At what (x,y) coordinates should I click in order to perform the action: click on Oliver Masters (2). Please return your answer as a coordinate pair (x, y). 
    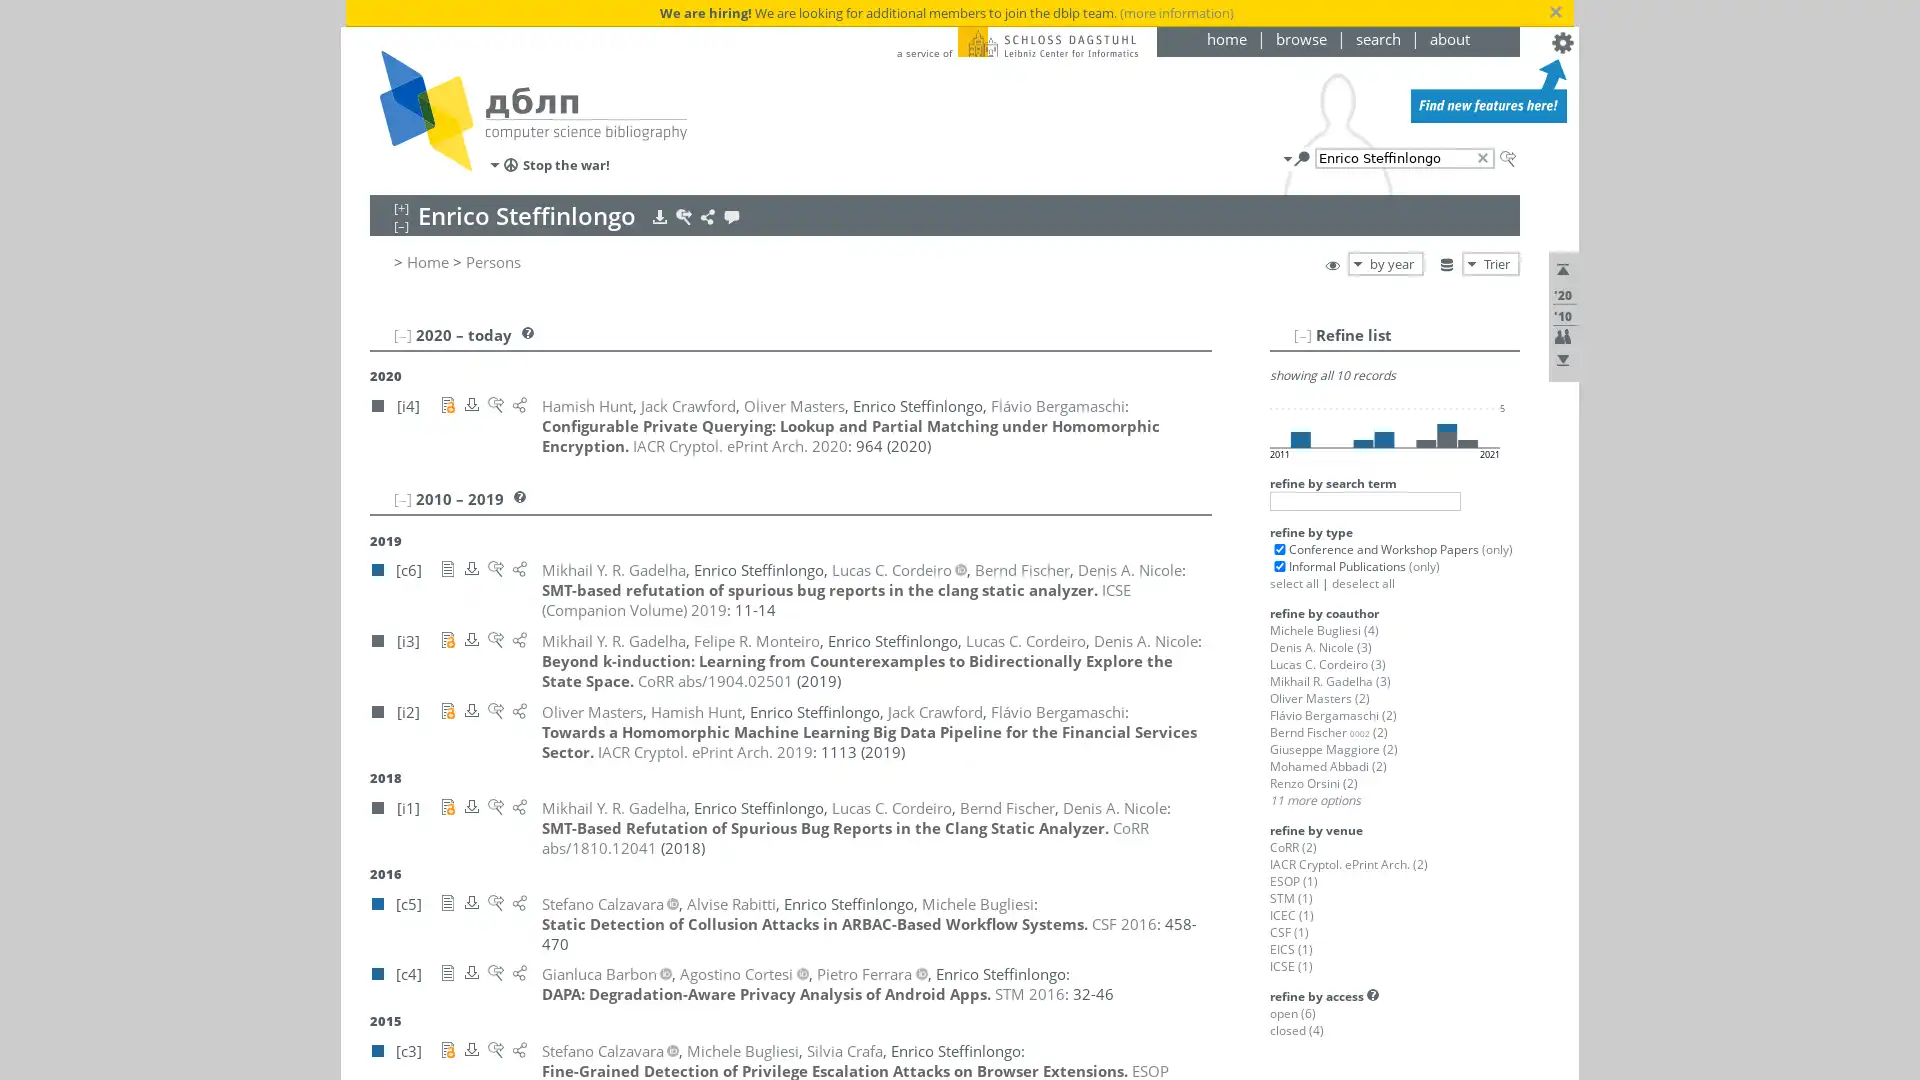
    Looking at the image, I should click on (1320, 697).